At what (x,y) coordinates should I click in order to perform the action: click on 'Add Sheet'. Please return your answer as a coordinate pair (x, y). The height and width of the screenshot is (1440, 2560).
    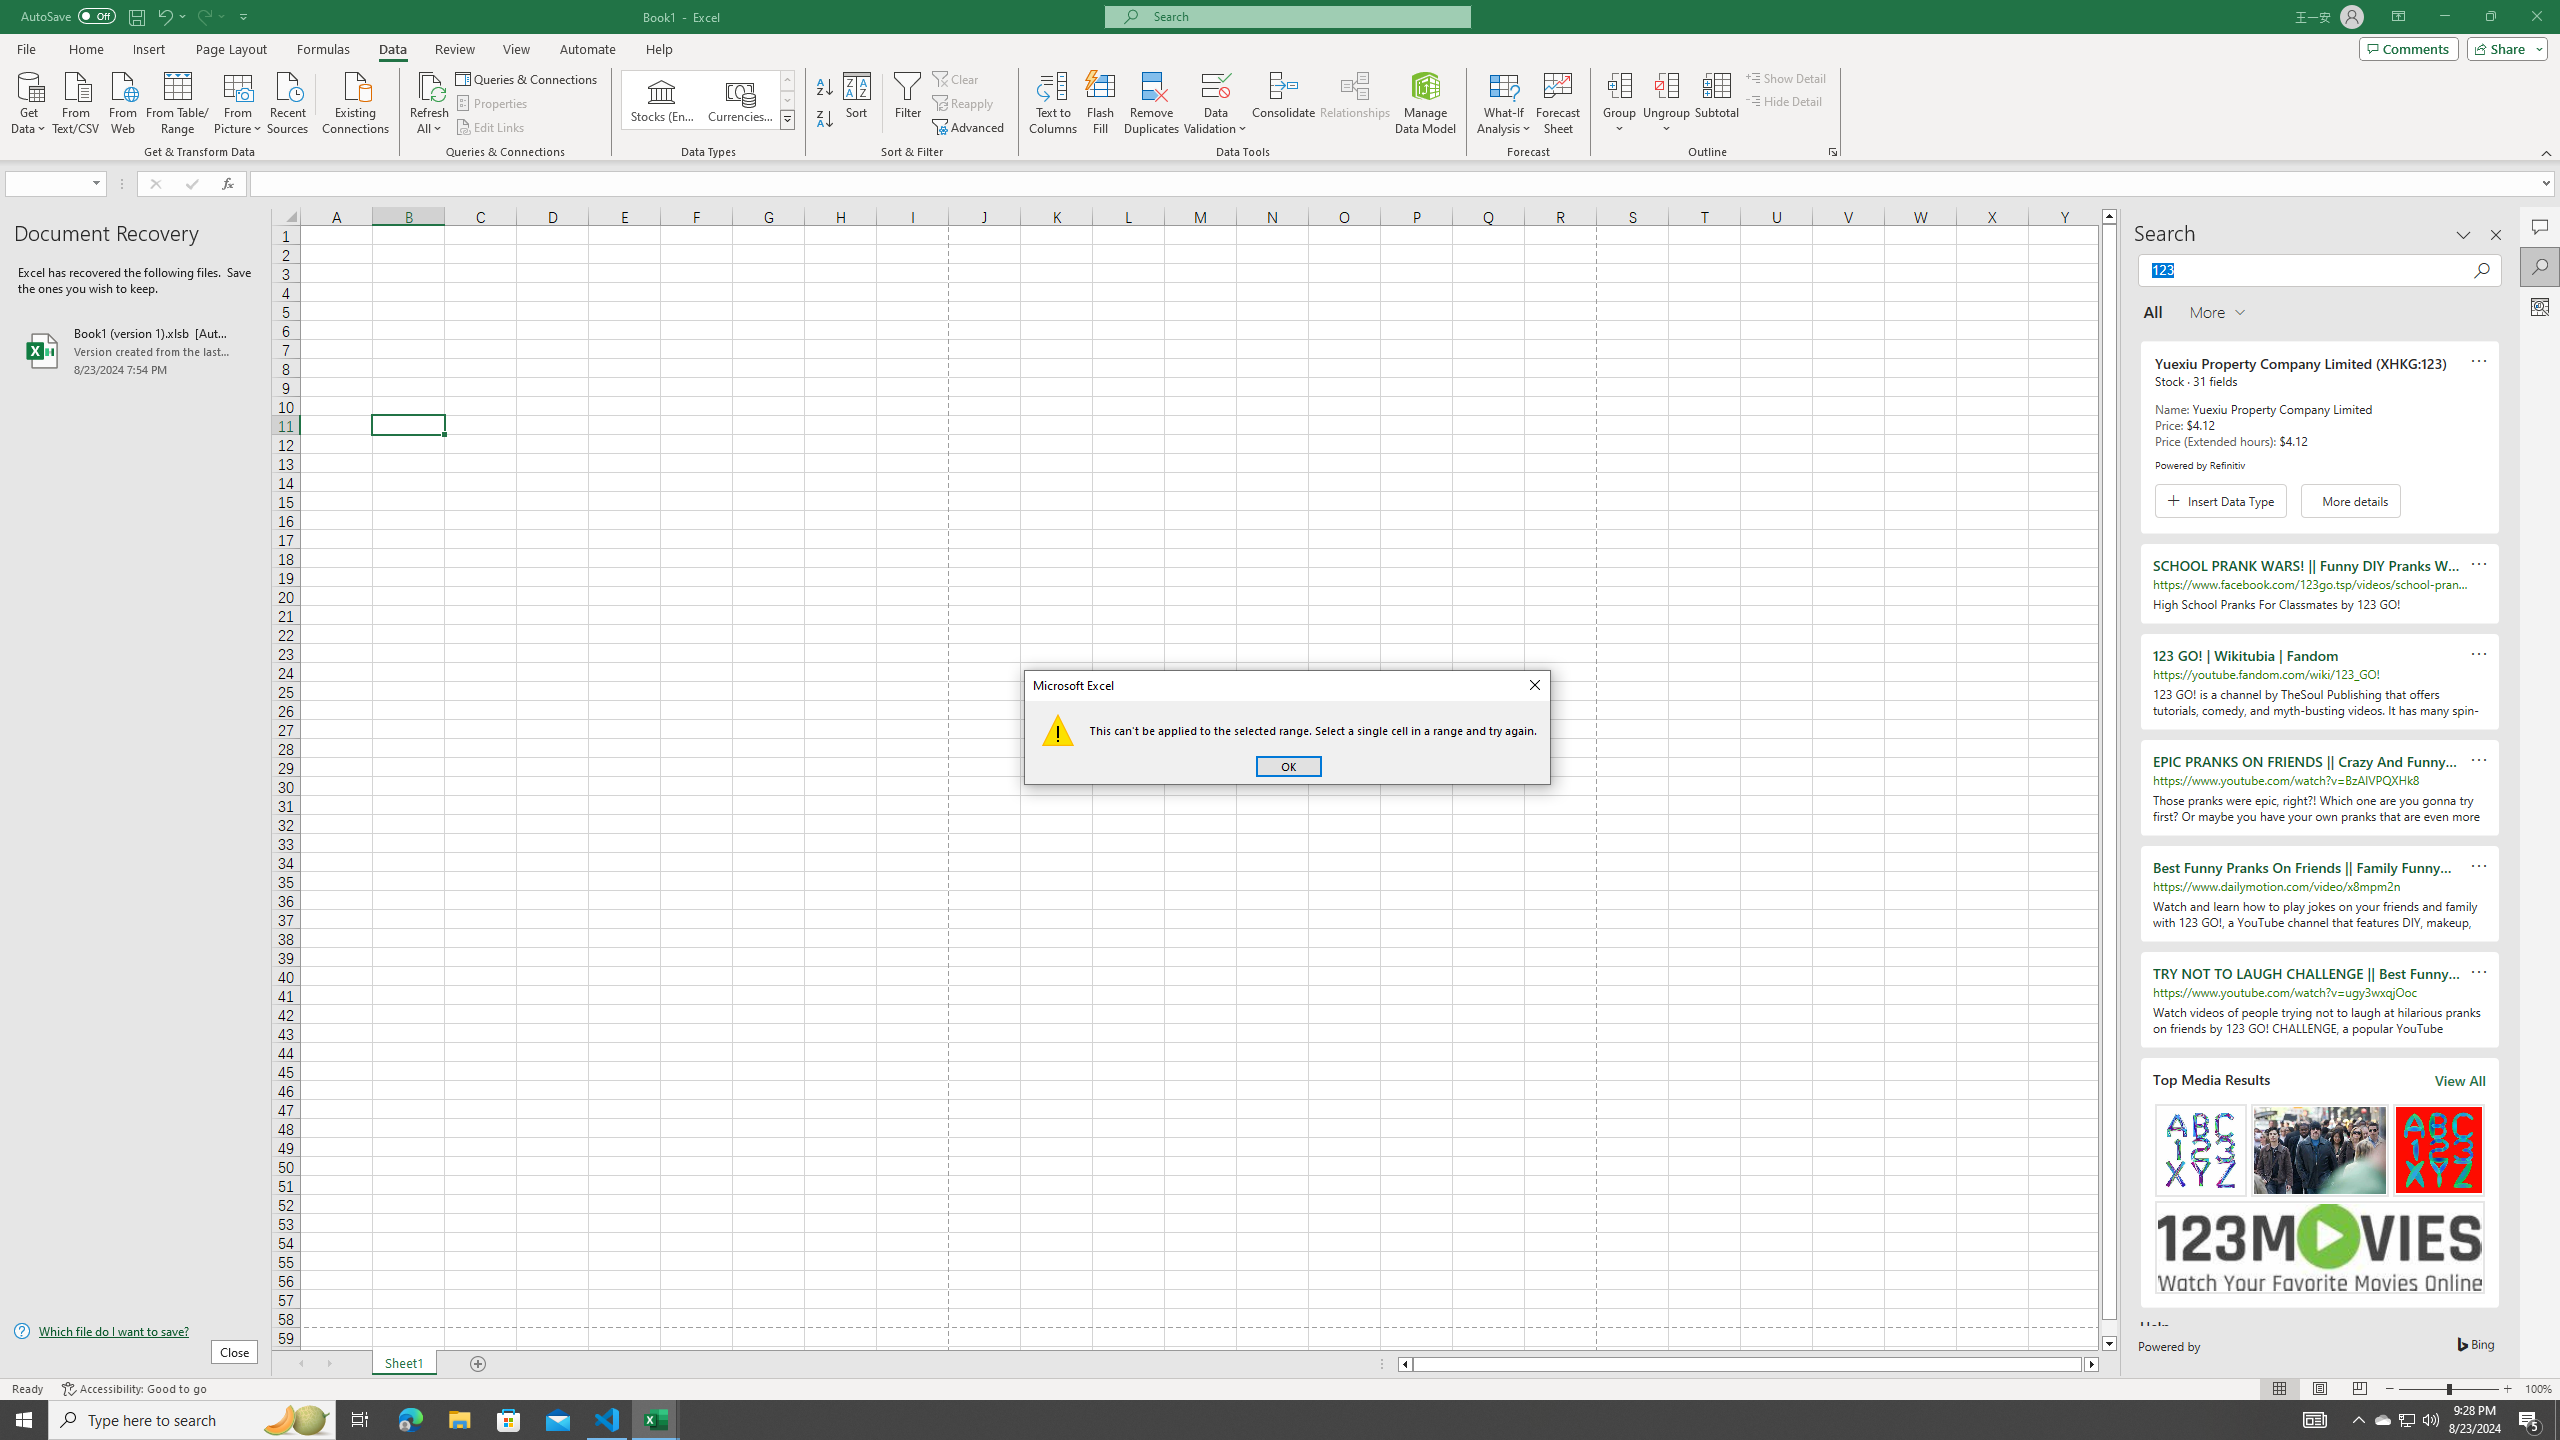
    Looking at the image, I should click on (480, 1363).